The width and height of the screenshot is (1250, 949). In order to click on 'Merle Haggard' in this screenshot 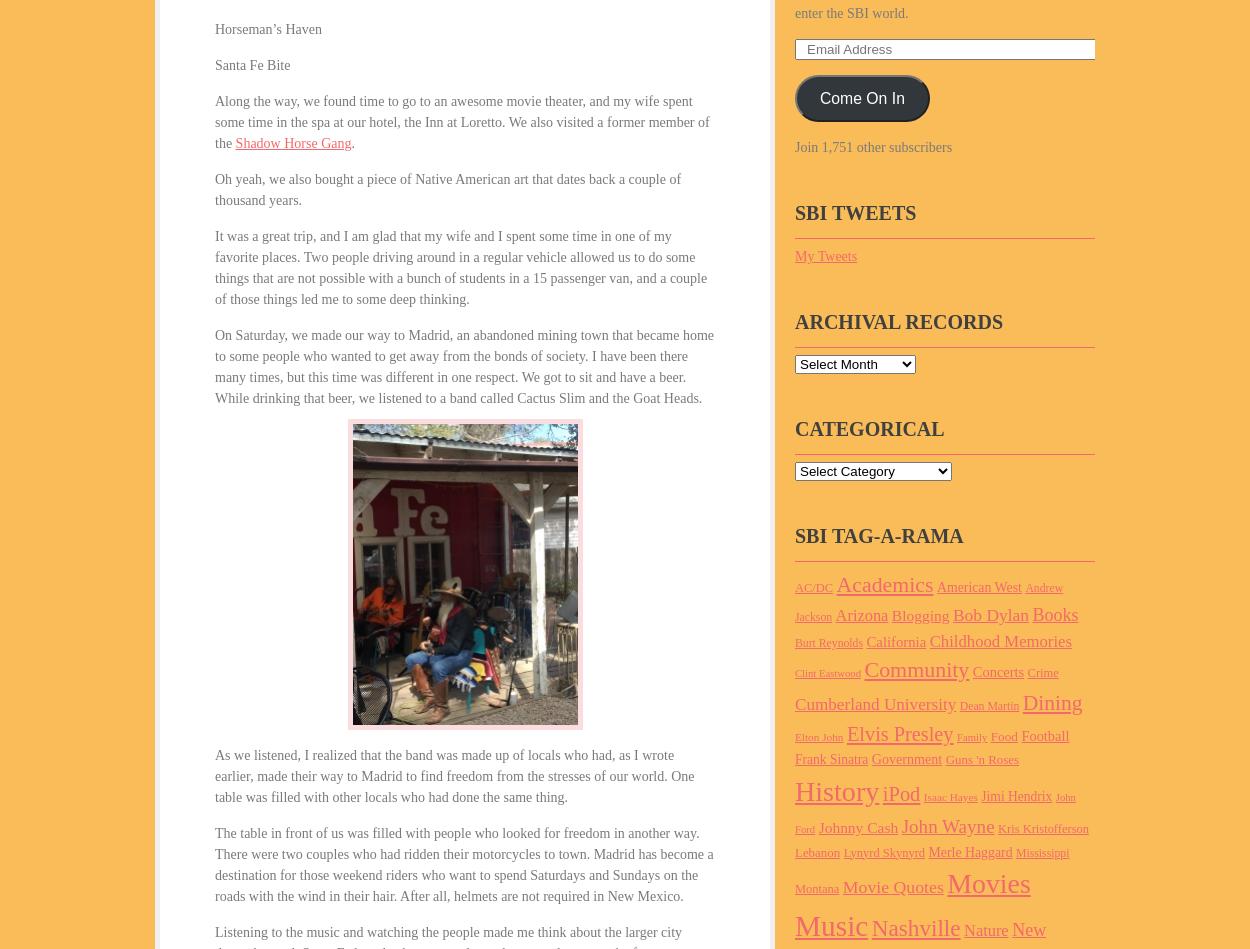, I will do `click(969, 850)`.